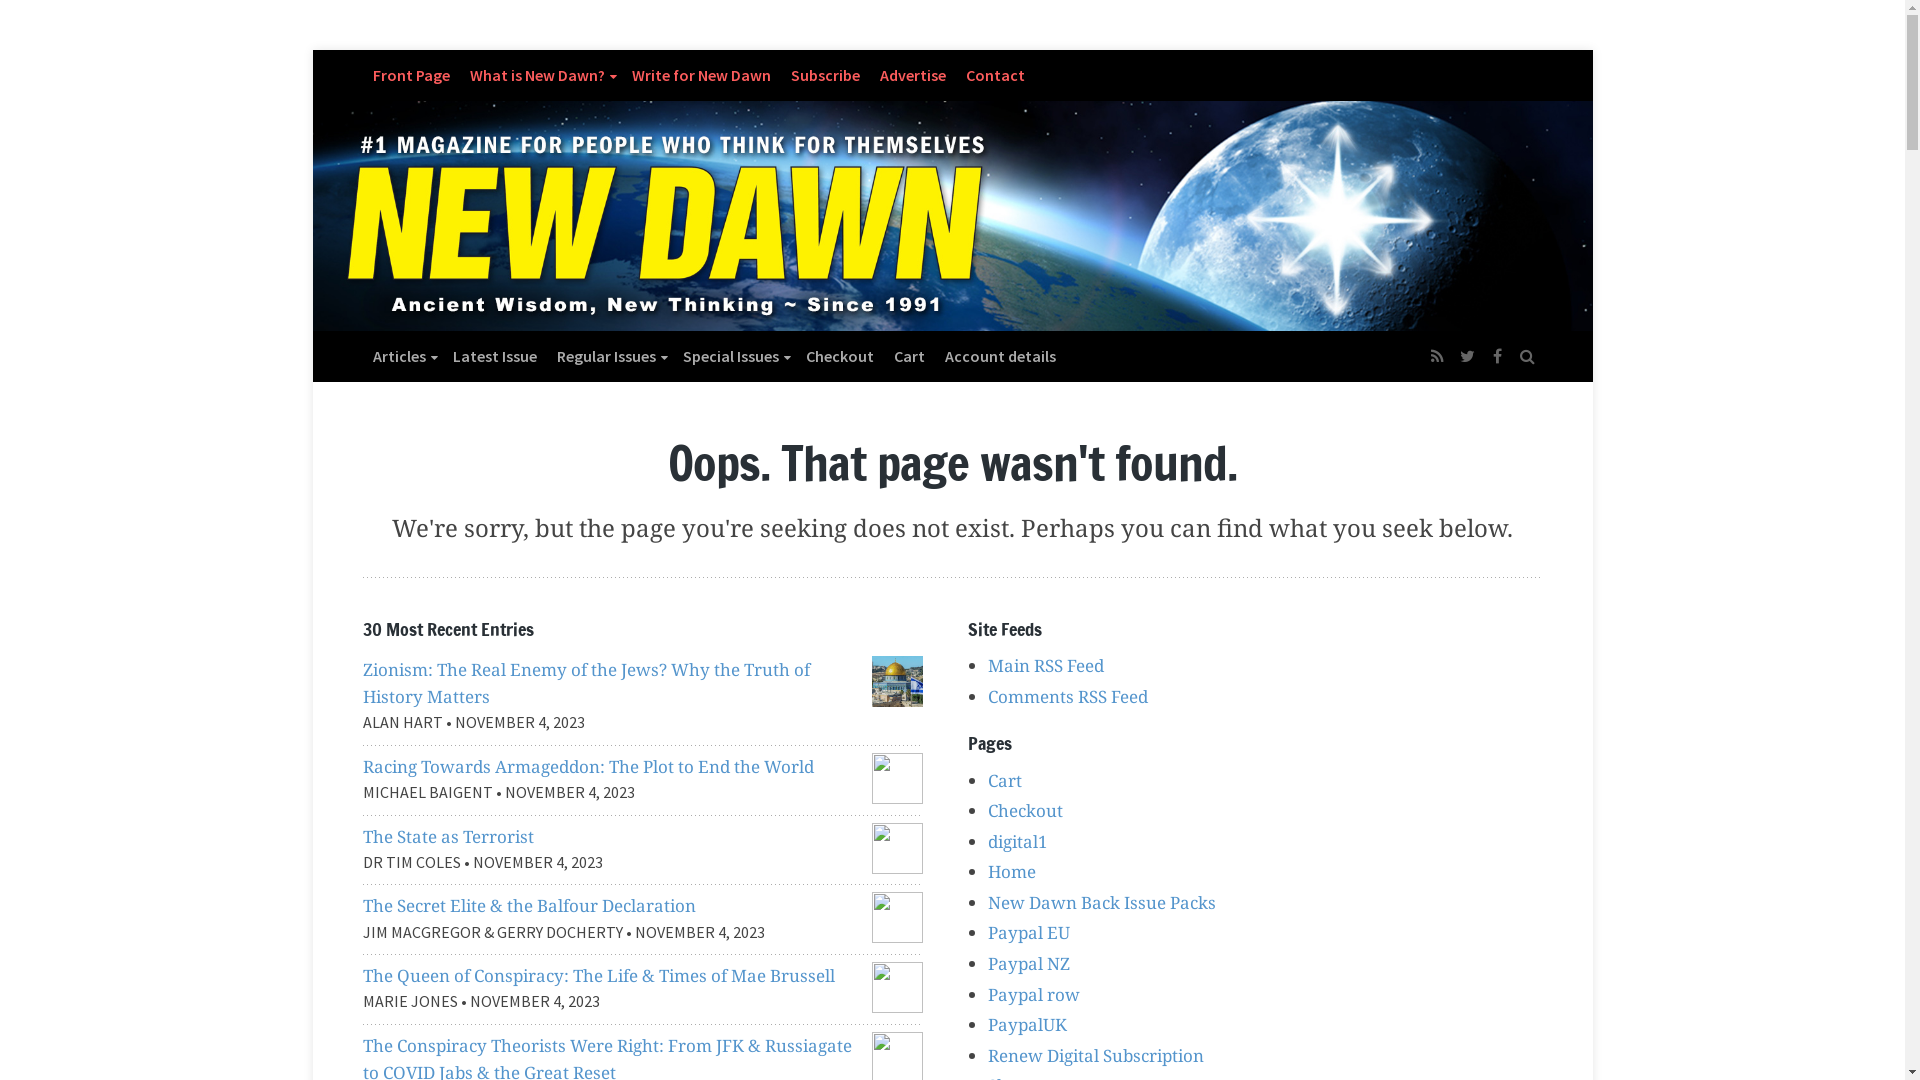  I want to click on 'Articles', so click(401, 354).